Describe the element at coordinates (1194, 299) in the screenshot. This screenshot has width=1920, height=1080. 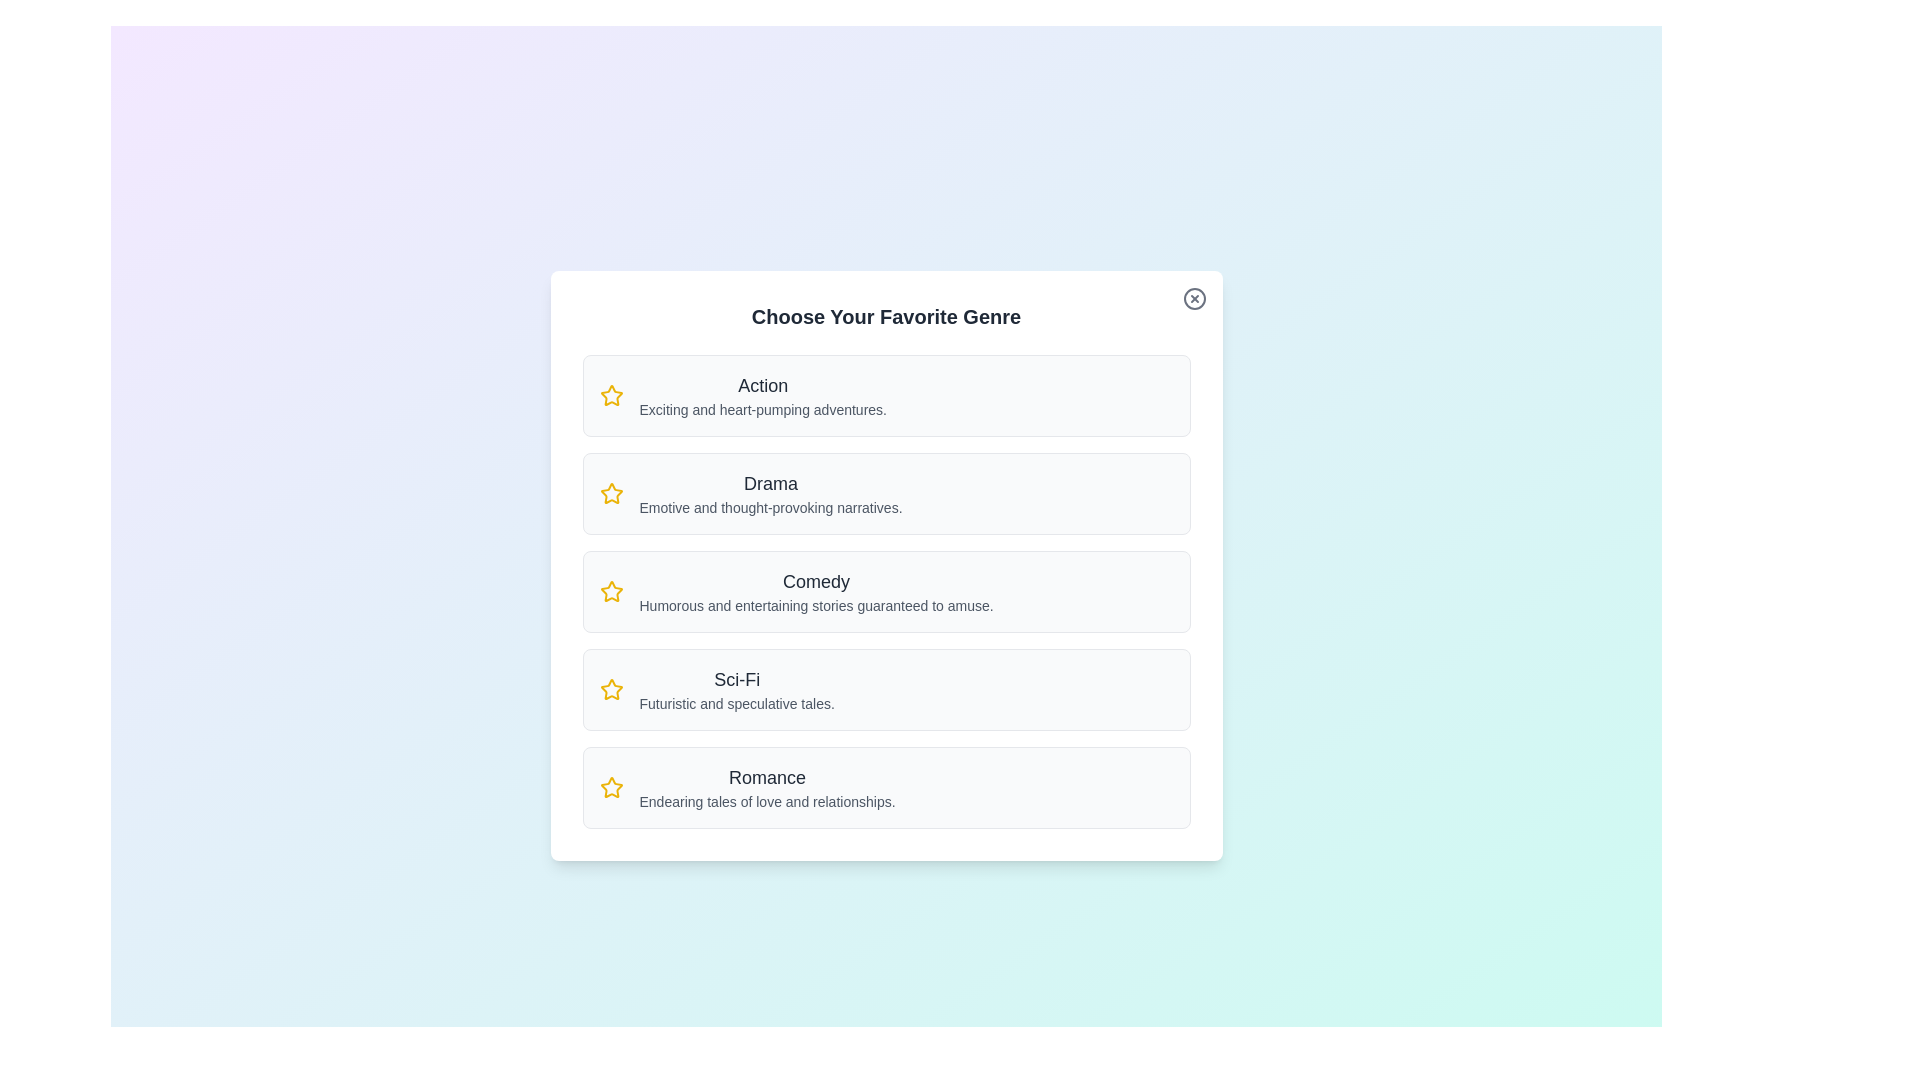
I see `the close button to close the dialog` at that location.